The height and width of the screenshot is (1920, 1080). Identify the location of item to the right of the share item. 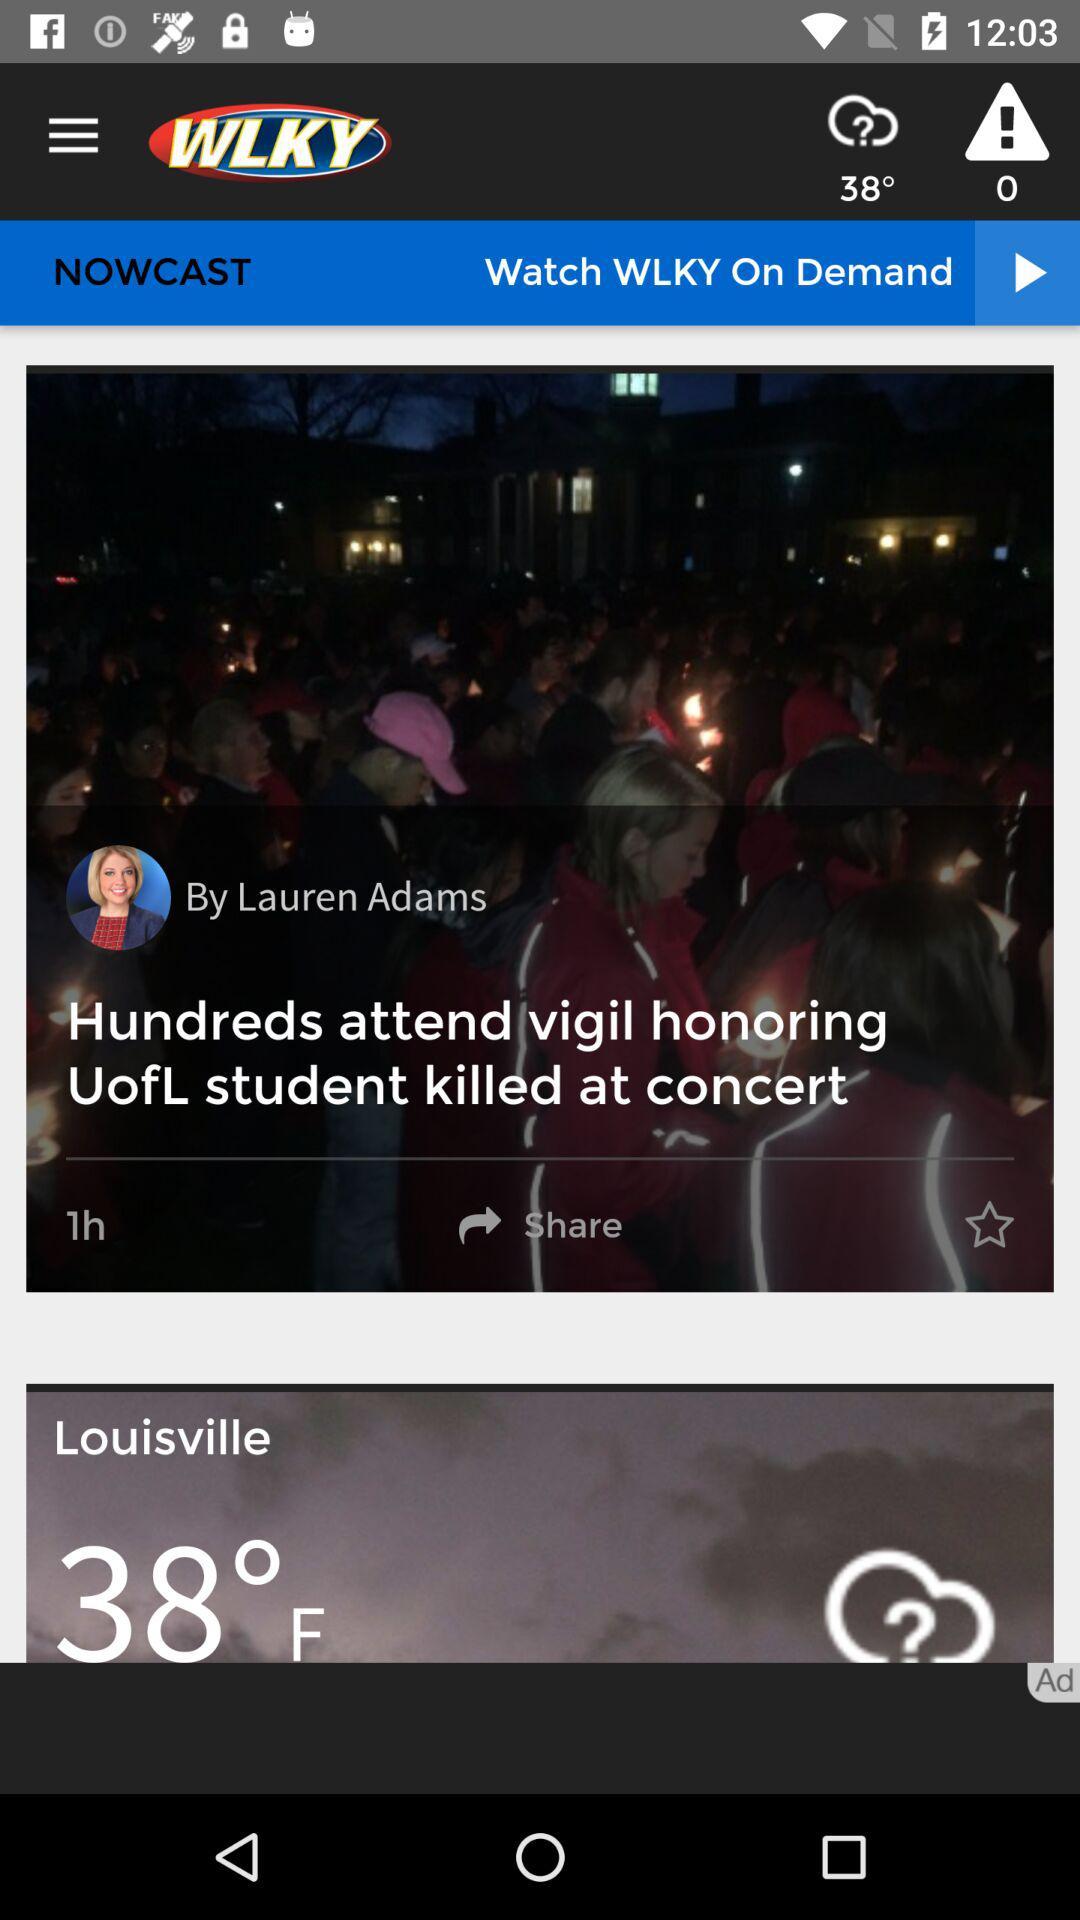
(988, 1225).